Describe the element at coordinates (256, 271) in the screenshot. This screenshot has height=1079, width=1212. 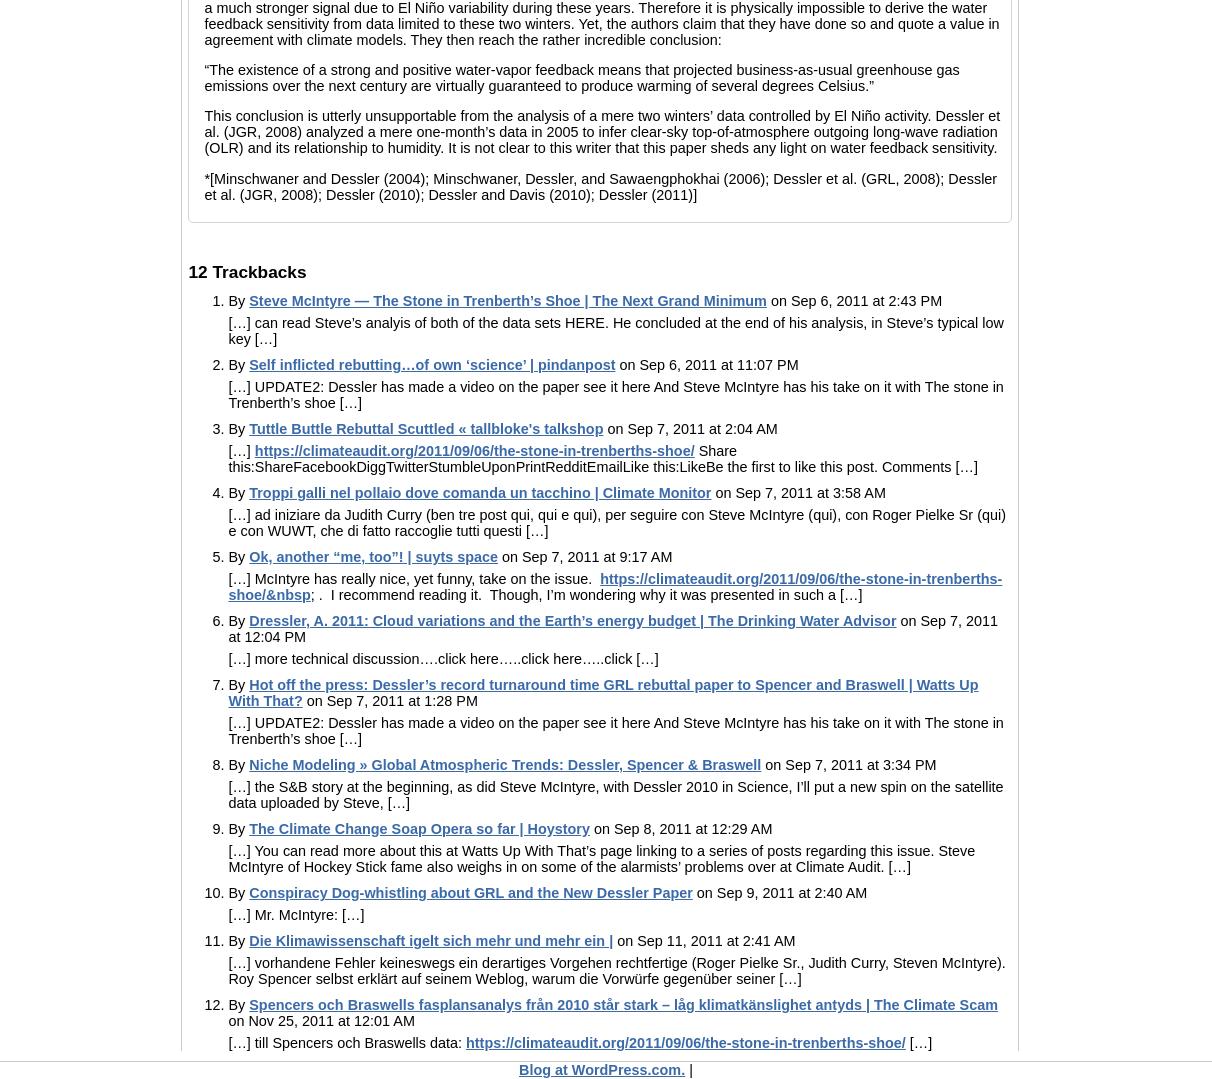
I see `'Trackbacks'` at that location.